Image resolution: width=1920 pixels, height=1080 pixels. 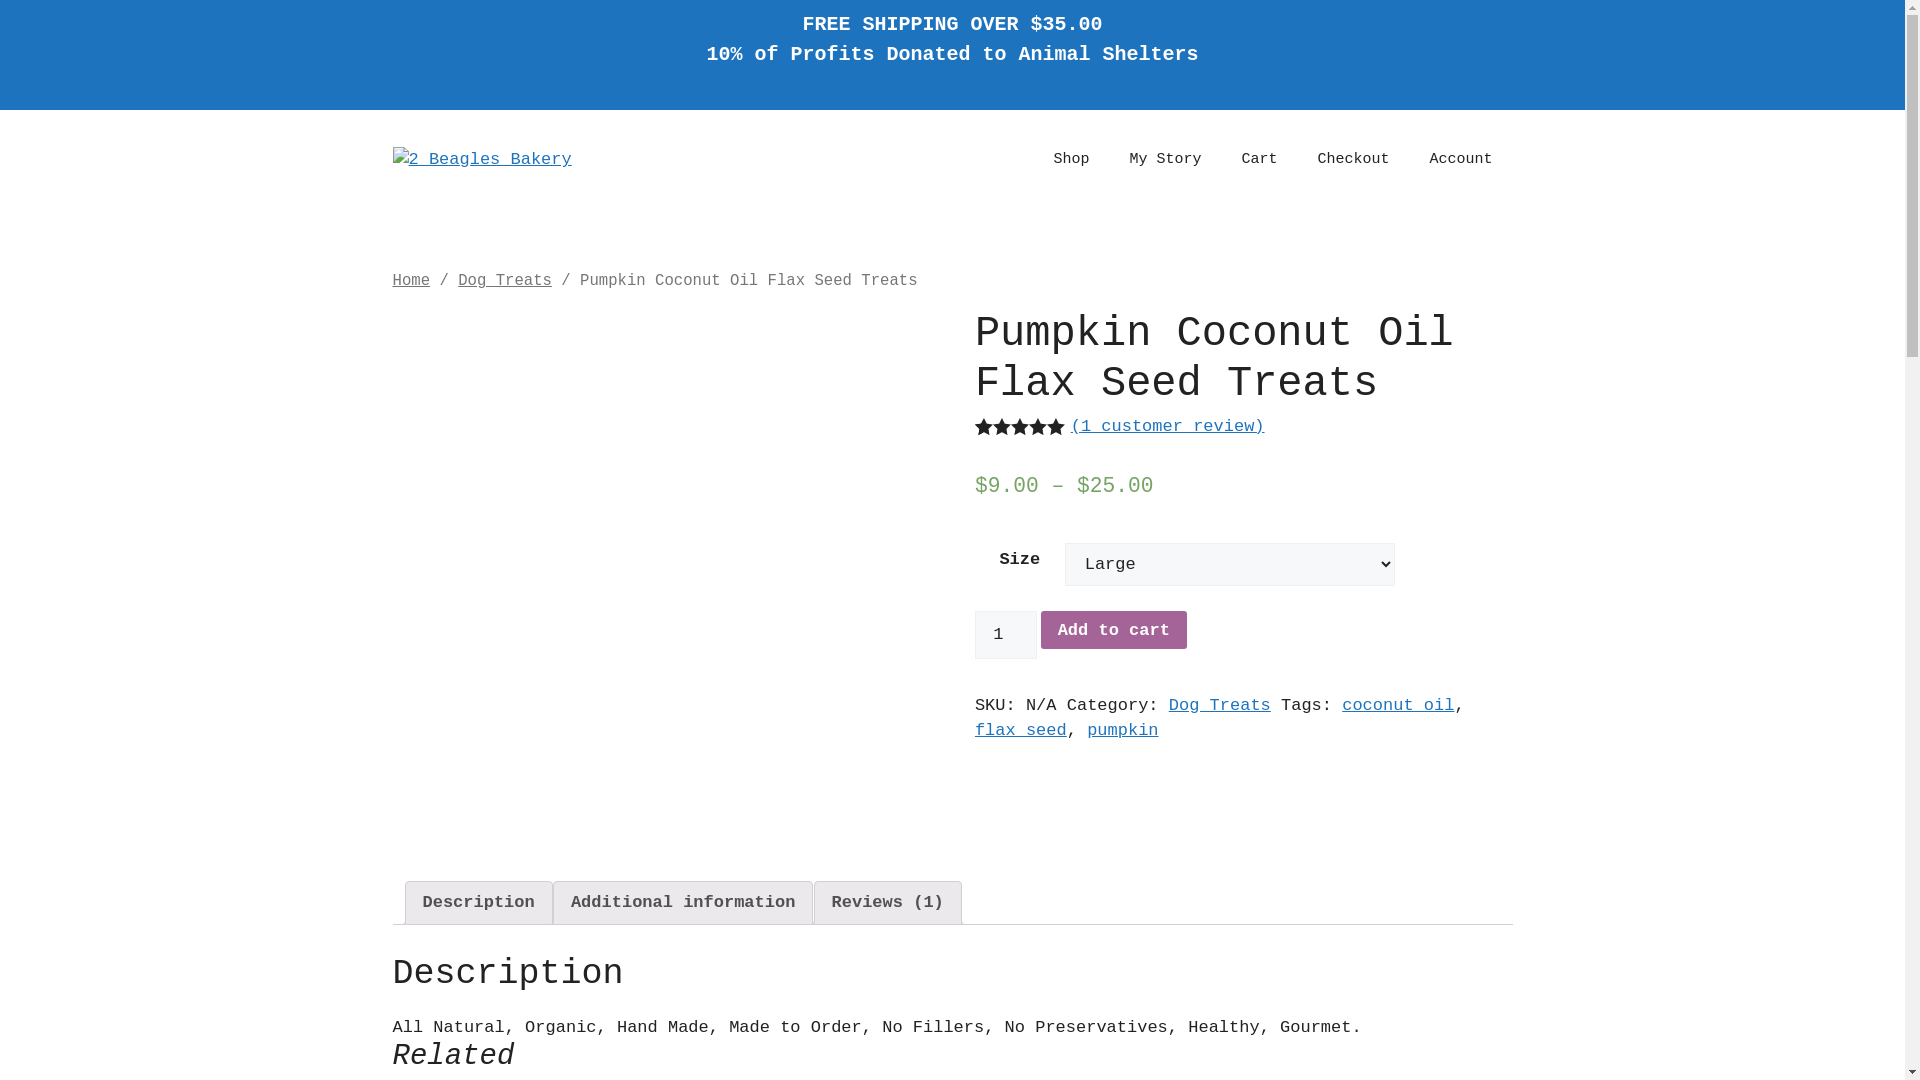 What do you see at coordinates (1165, 158) in the screenshot?
I see `'My Story'` at bounding box center [1165, 158].